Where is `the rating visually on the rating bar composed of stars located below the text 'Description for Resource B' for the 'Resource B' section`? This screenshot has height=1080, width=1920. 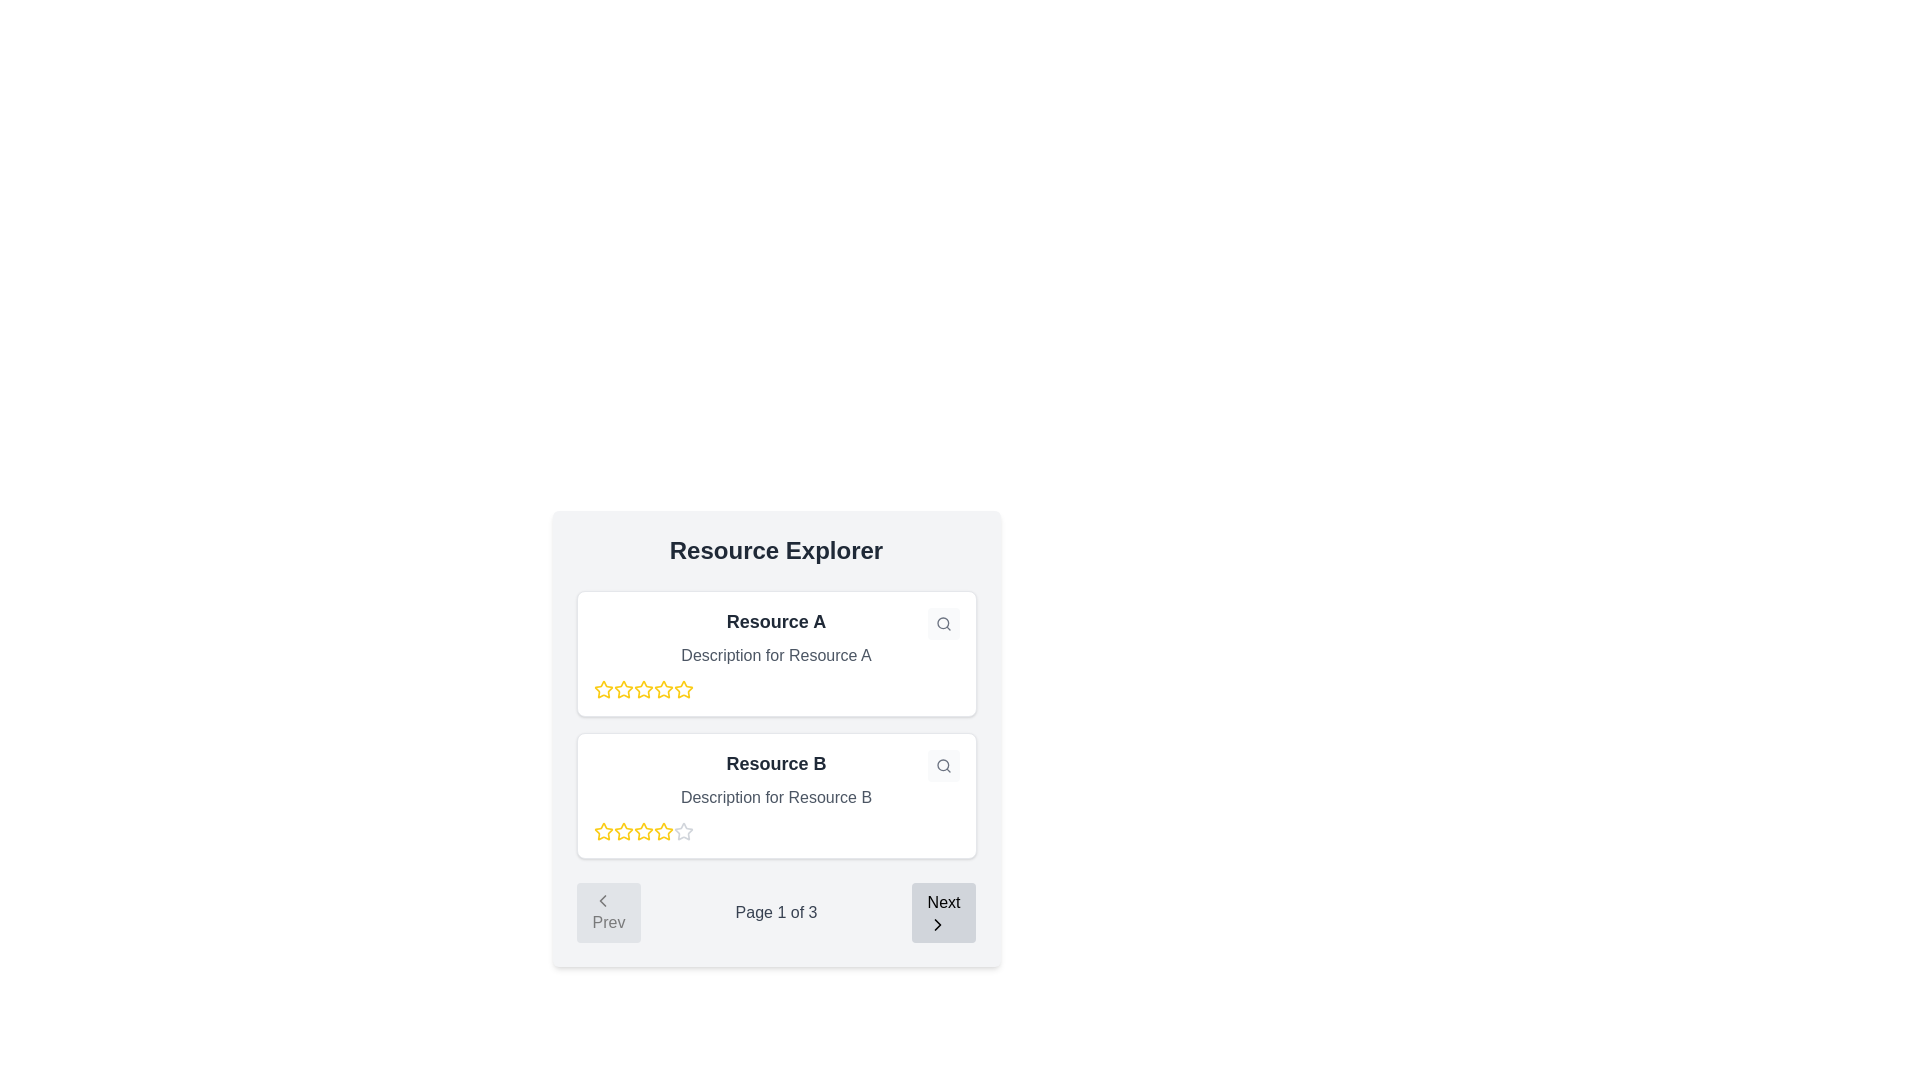
the rating visually on the rating bar composed of stars located below the text 'Description for Resource B' for the 'Resource B' section is located at coordinates (775, 832).